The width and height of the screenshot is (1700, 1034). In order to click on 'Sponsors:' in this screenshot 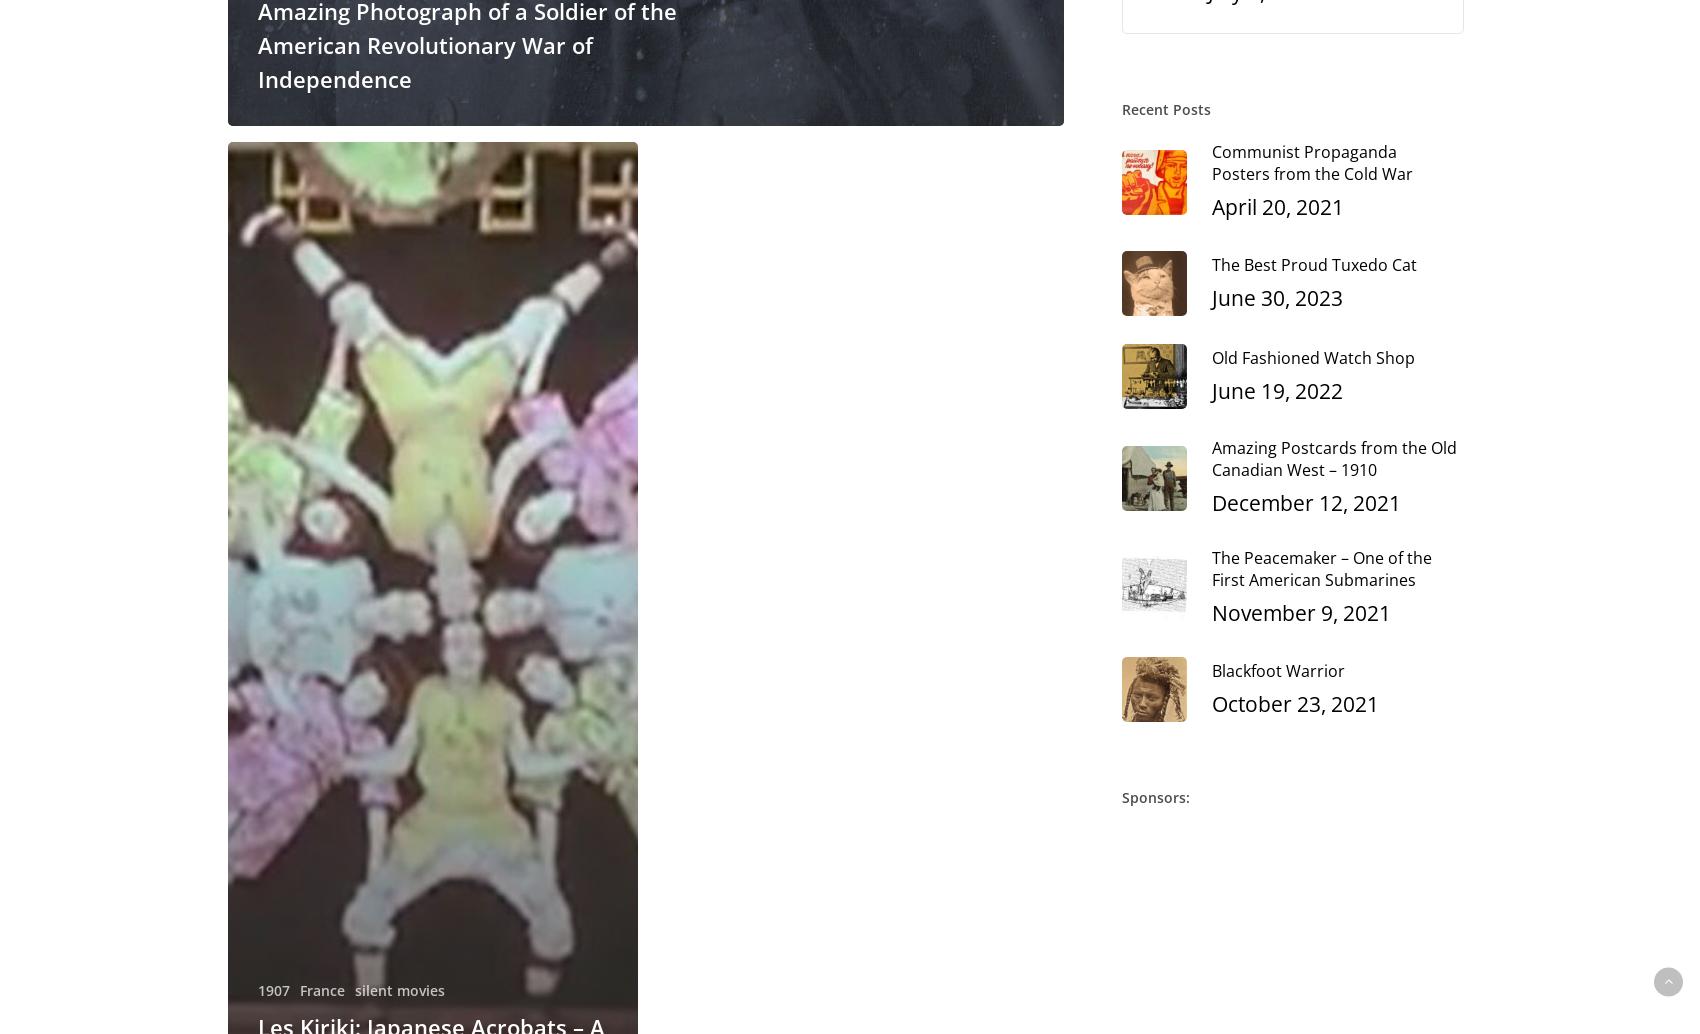, I will do `click(1156, 796)`.